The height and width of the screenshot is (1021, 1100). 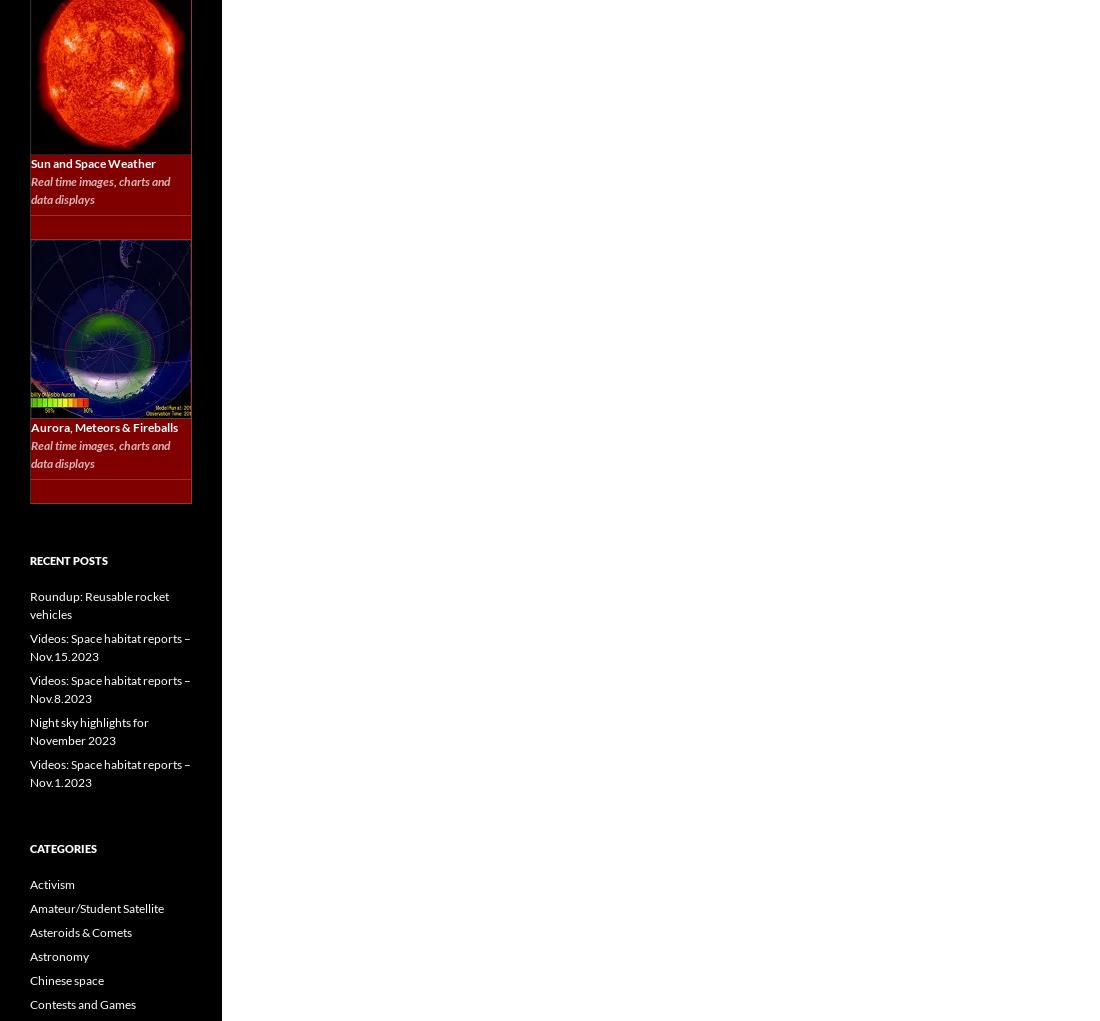 I want to click on 'Astronomy', so click(x=58, y=955).